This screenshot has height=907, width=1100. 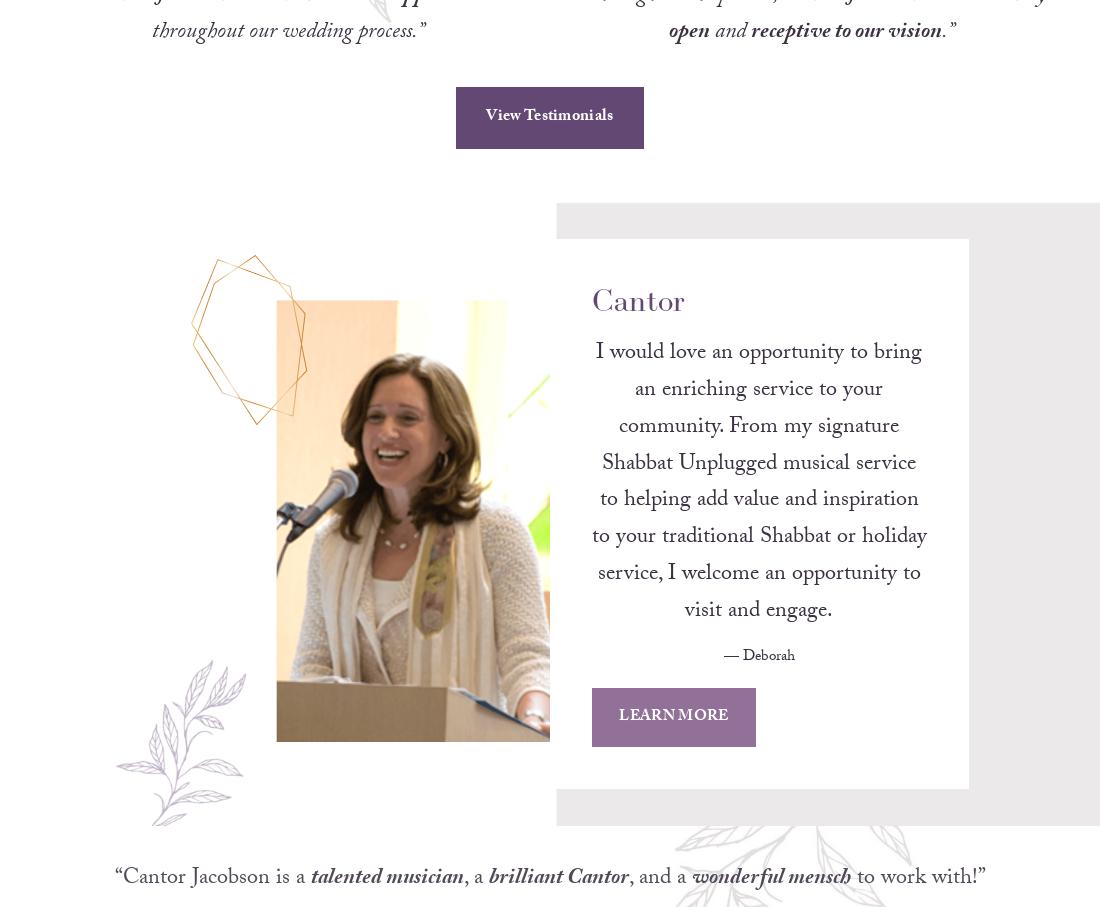 I want to click on 'incredible support', so click(x=374, y=21).